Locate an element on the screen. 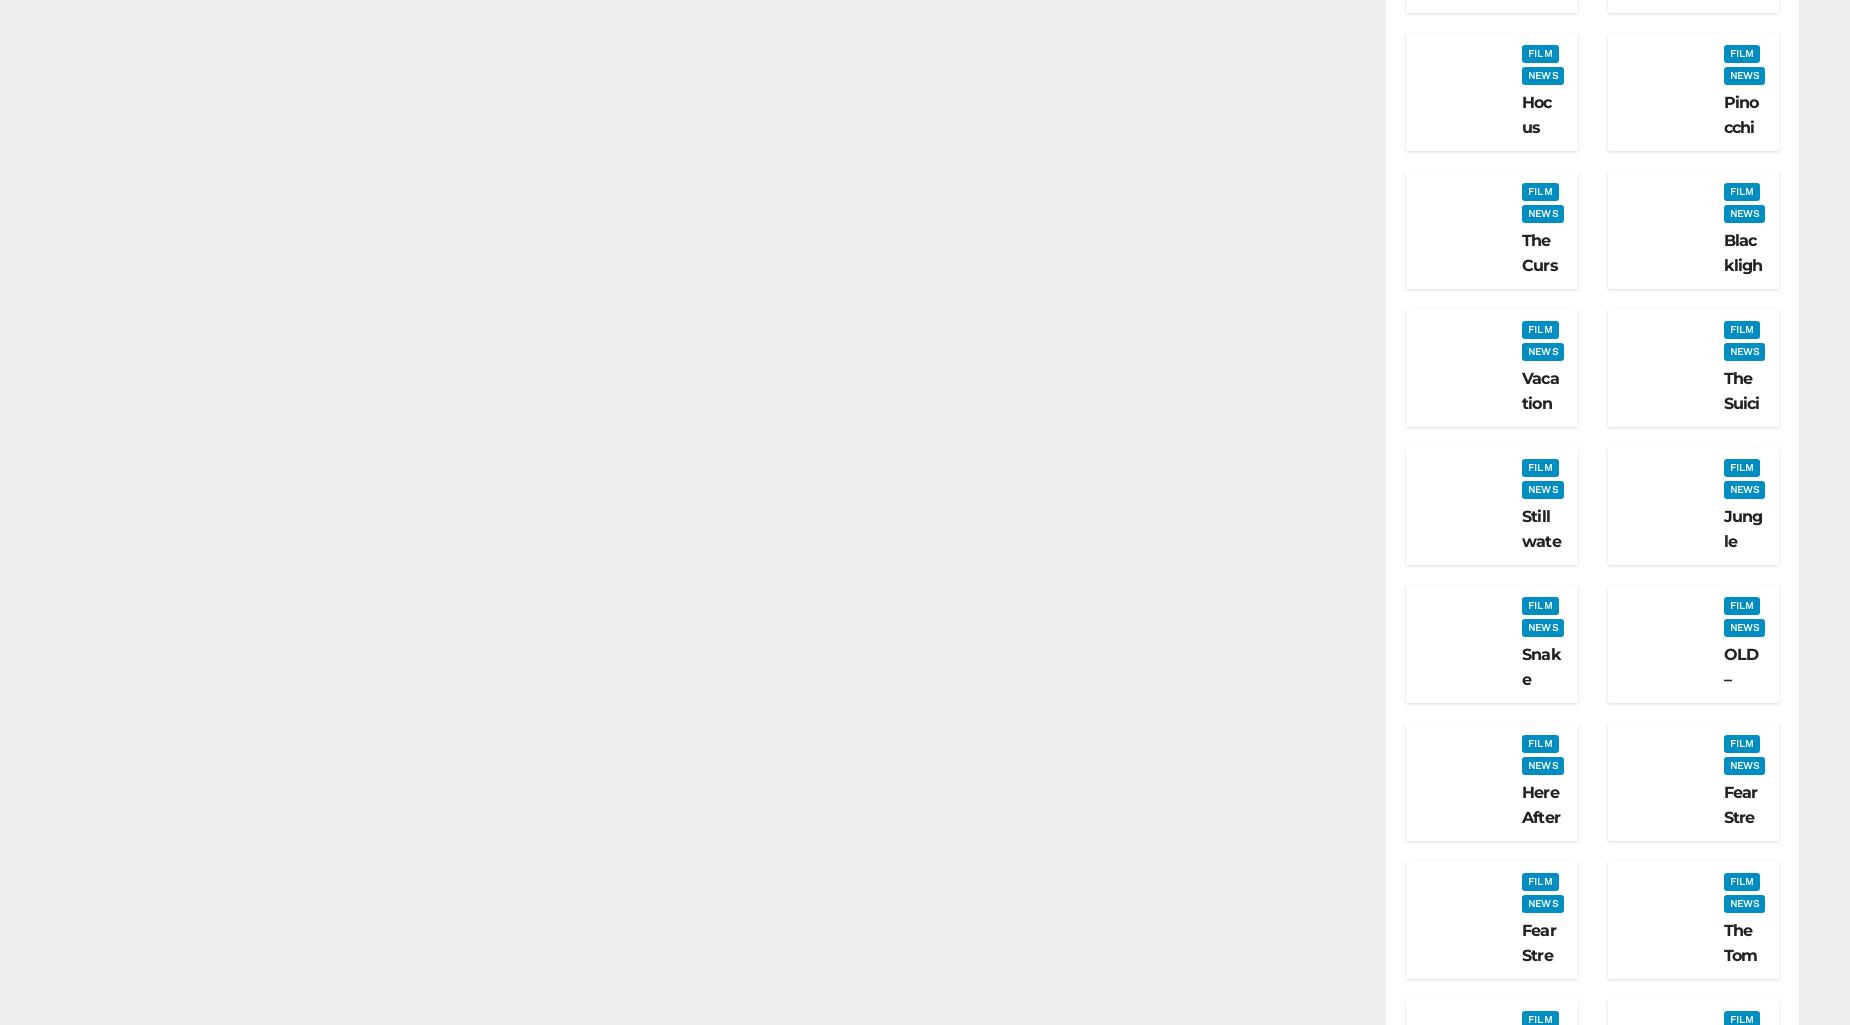  'The Cursed – Film Review' is located at coordinates (1521, 302).